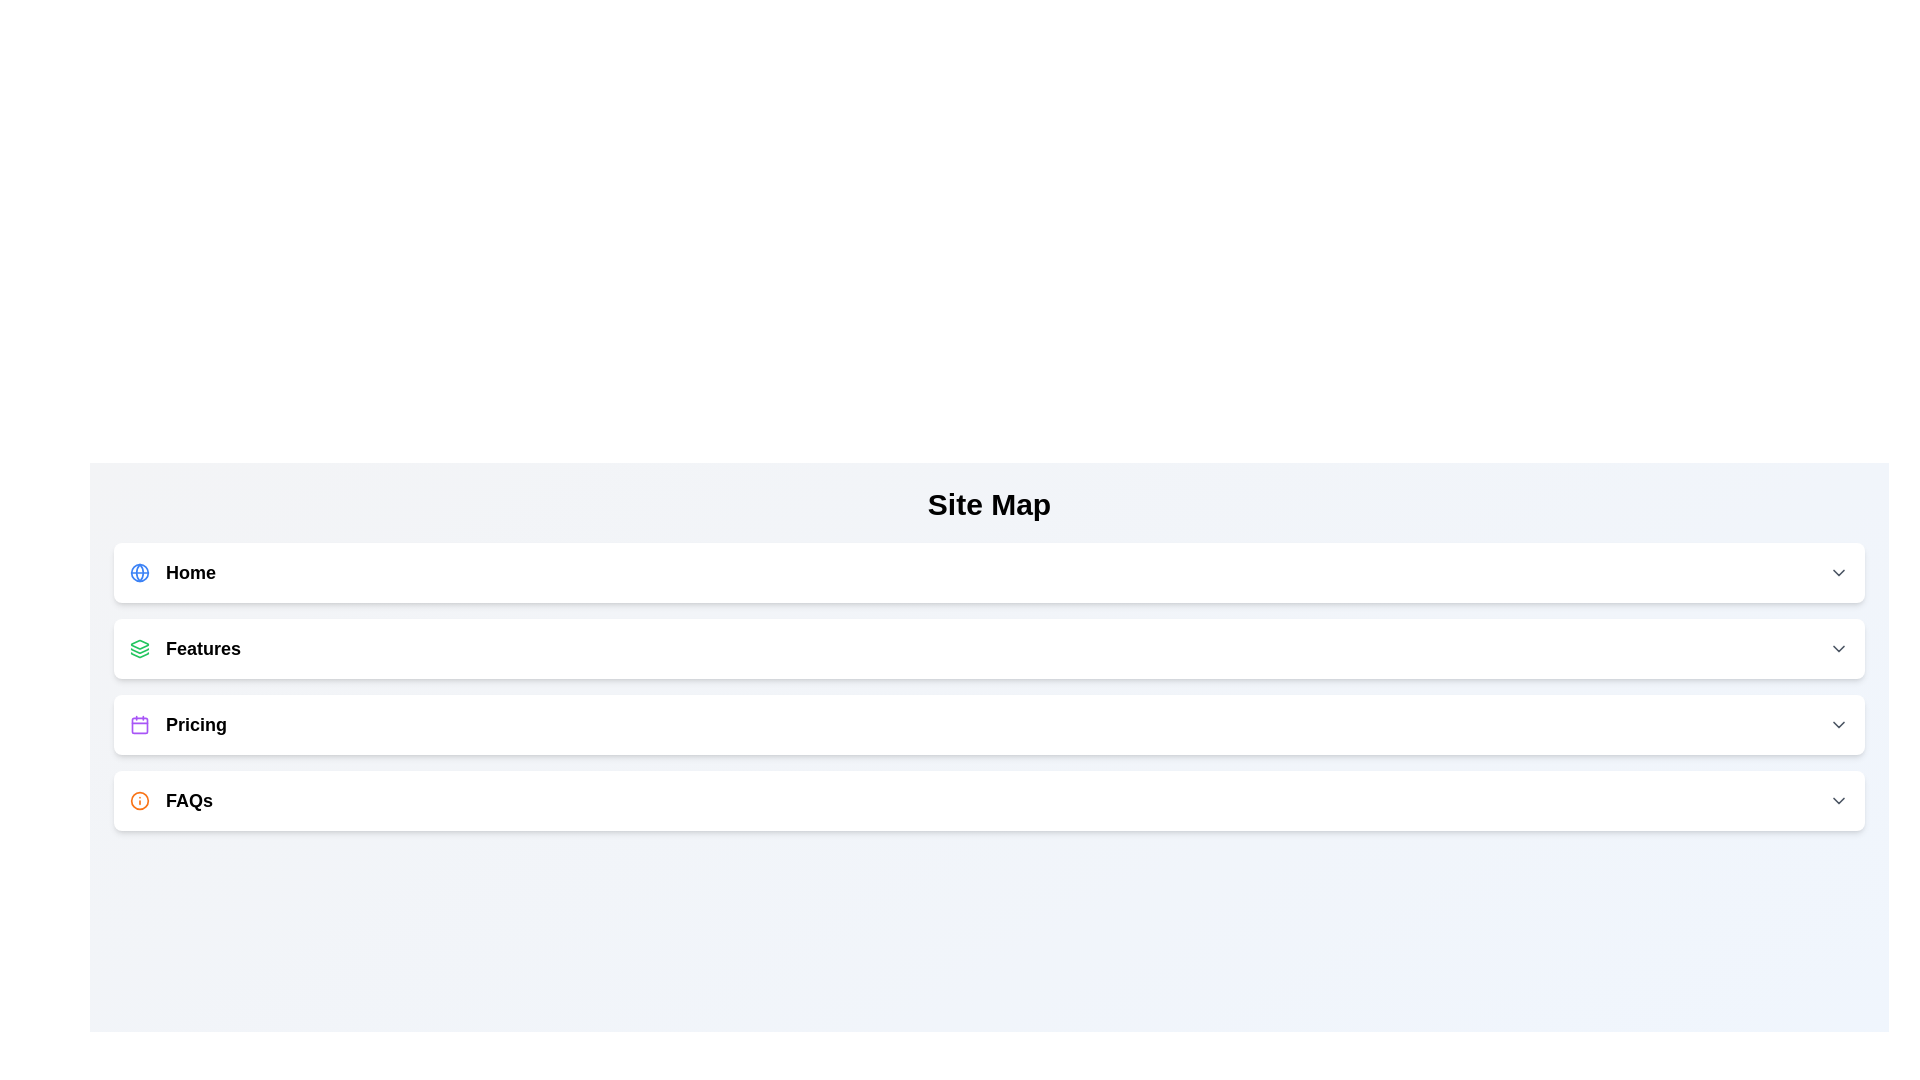 Image resolution: width=1920 pixels, height=1080 pixels. Describe the element at coordinates (138, 644) in the screenshot. I see `the topmost triangular shape of the green icon in the 'Features' menu option, which serves as a visual indicator for a specific feature` at that location.